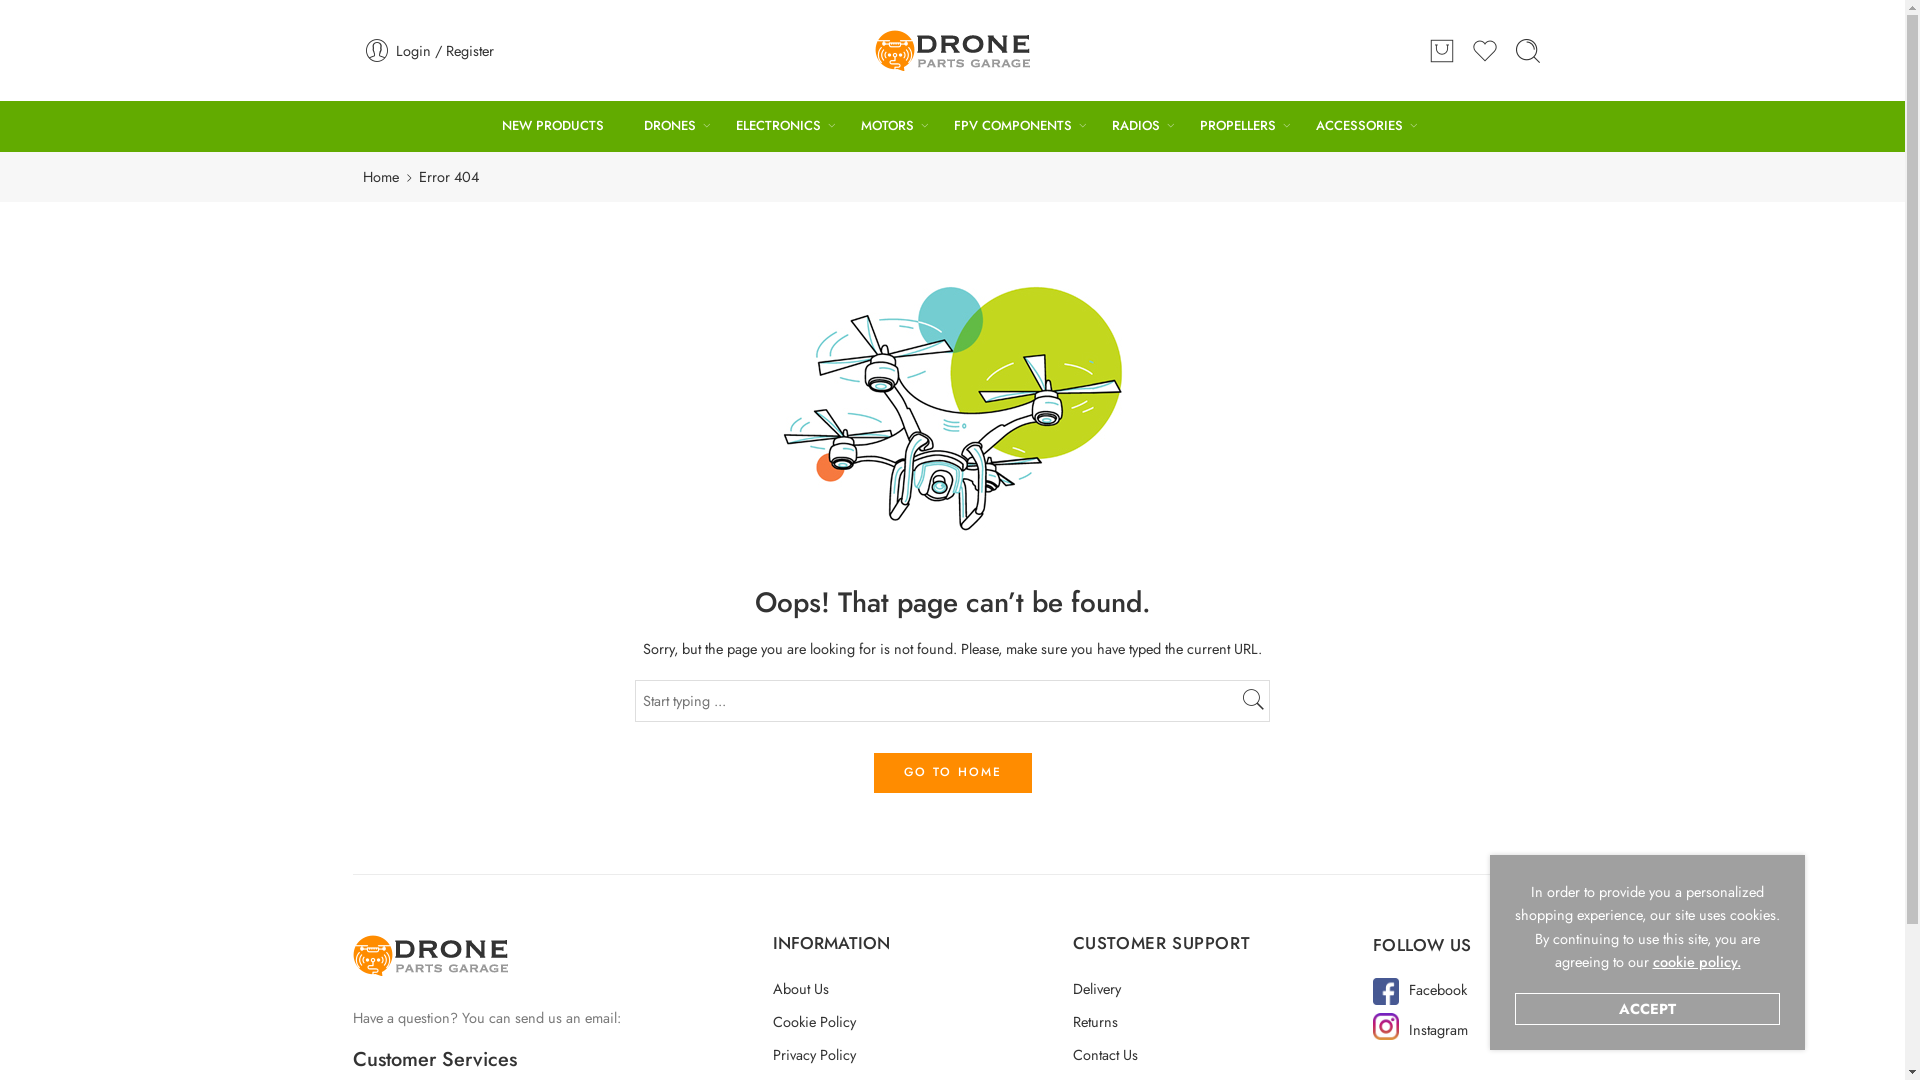 This screenshot has width=1920, height=1080. Describe the element at coordinates (1359, 126) in the screenshot. I see `'ACCESSORIES'` at that location.